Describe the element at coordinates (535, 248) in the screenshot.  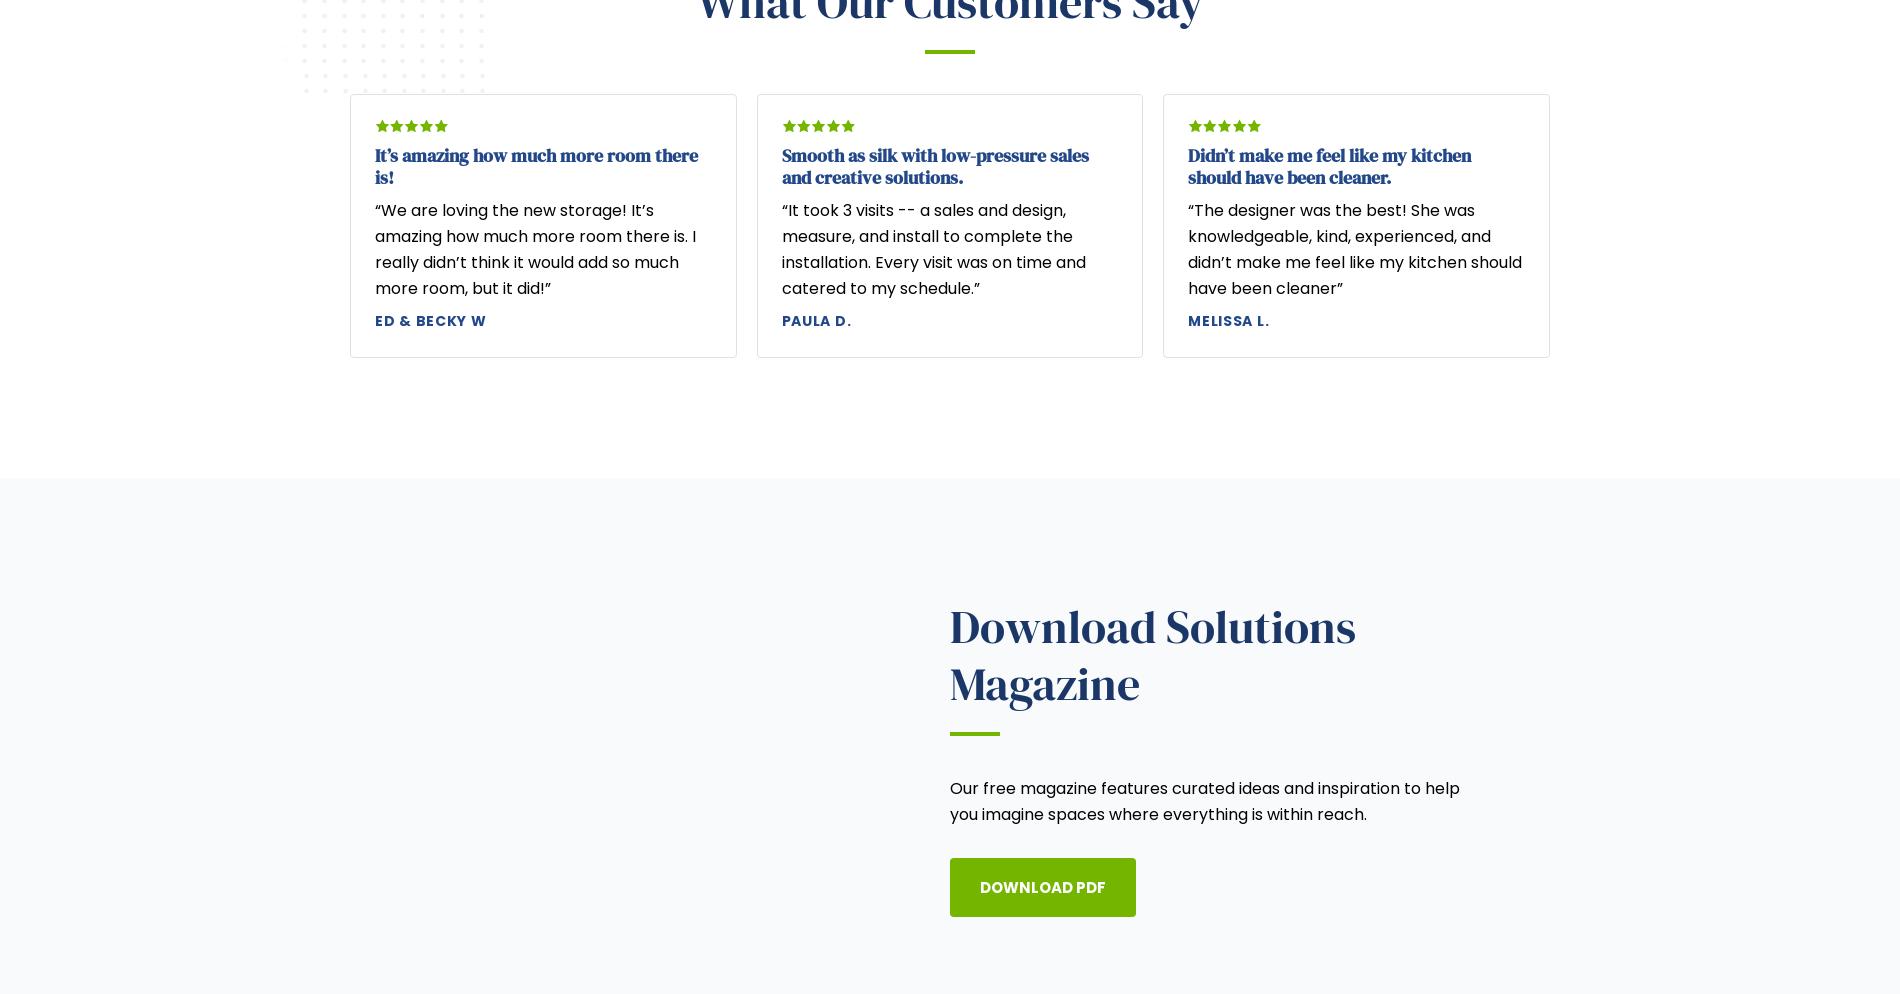
I see `'“We are loving the new storage! It’s amazing how much more room there is. I really didn’t think it would add so much more room, but it did!”'` at that location.